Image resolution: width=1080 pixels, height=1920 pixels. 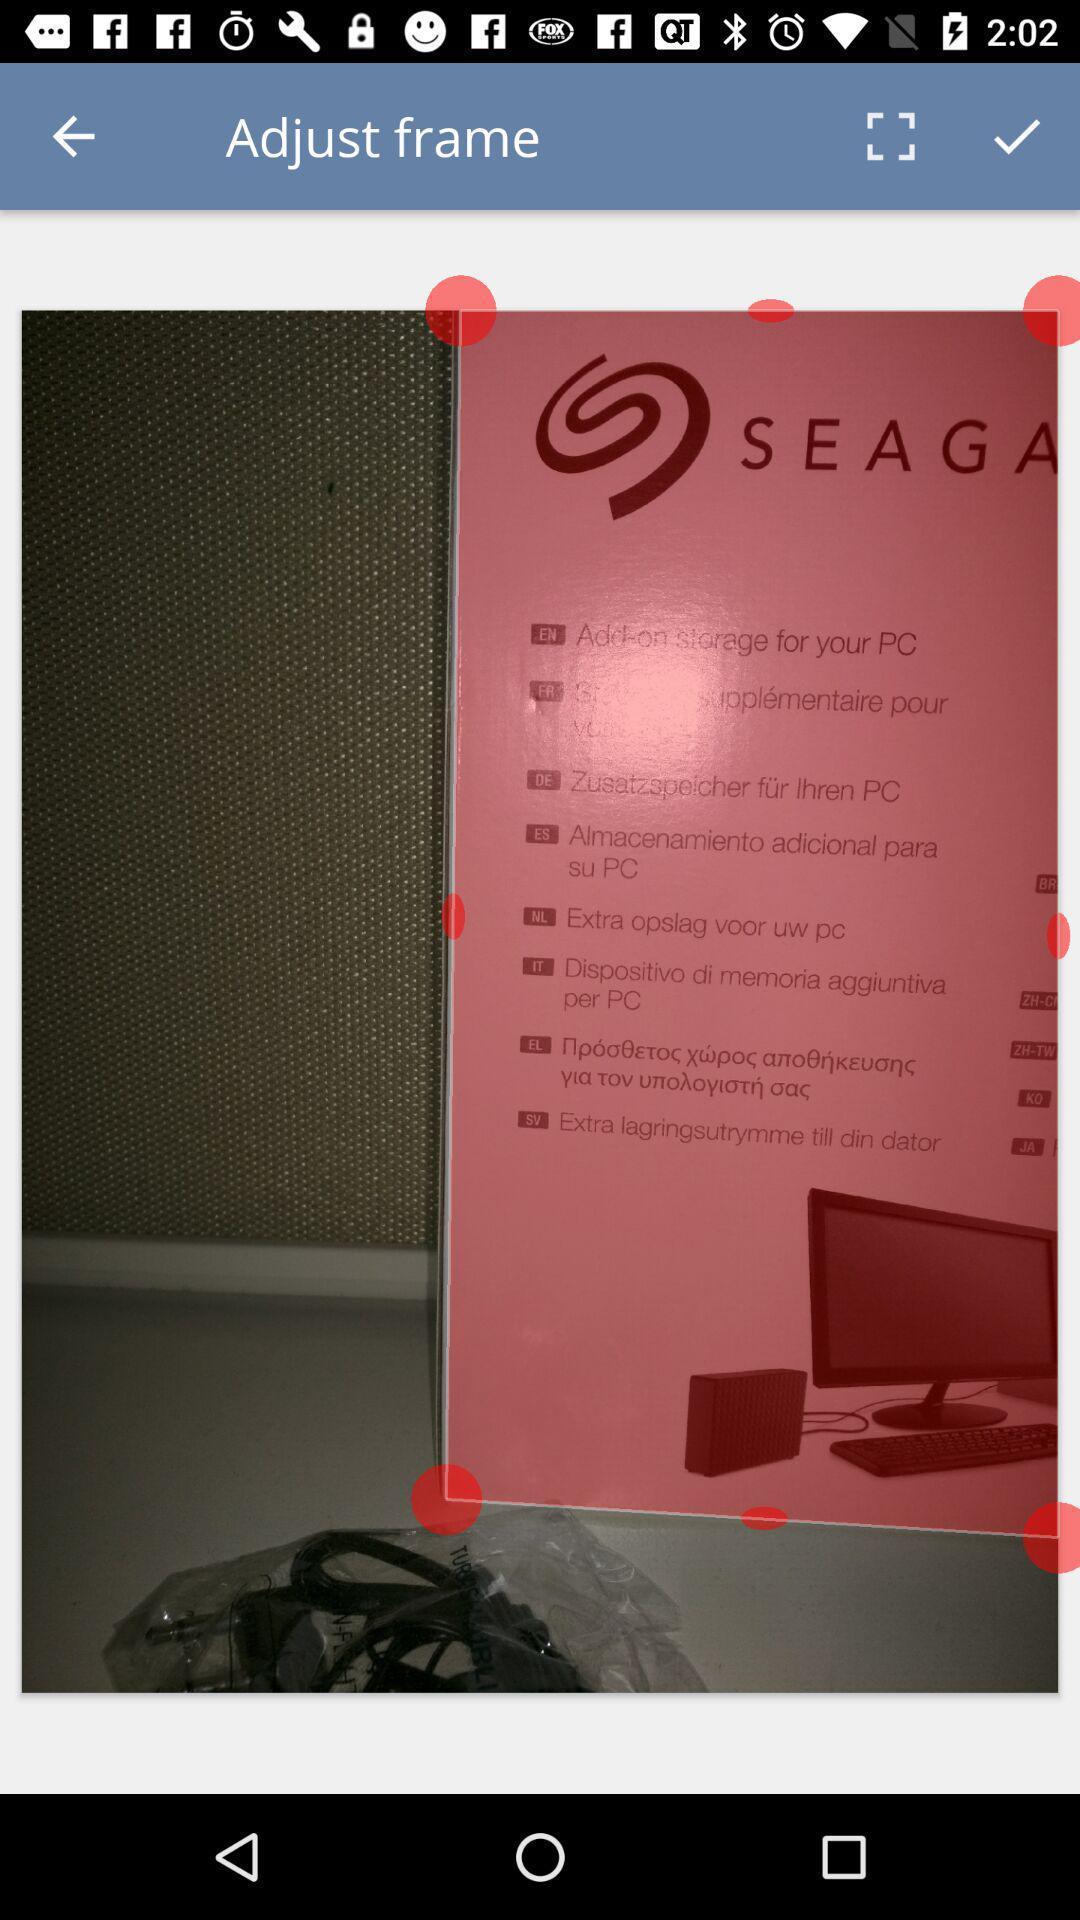 What do you see at coordinates (72, 135) in the screenshot?
I see `item next to the adjust frame` at bounding box center [72, 135].